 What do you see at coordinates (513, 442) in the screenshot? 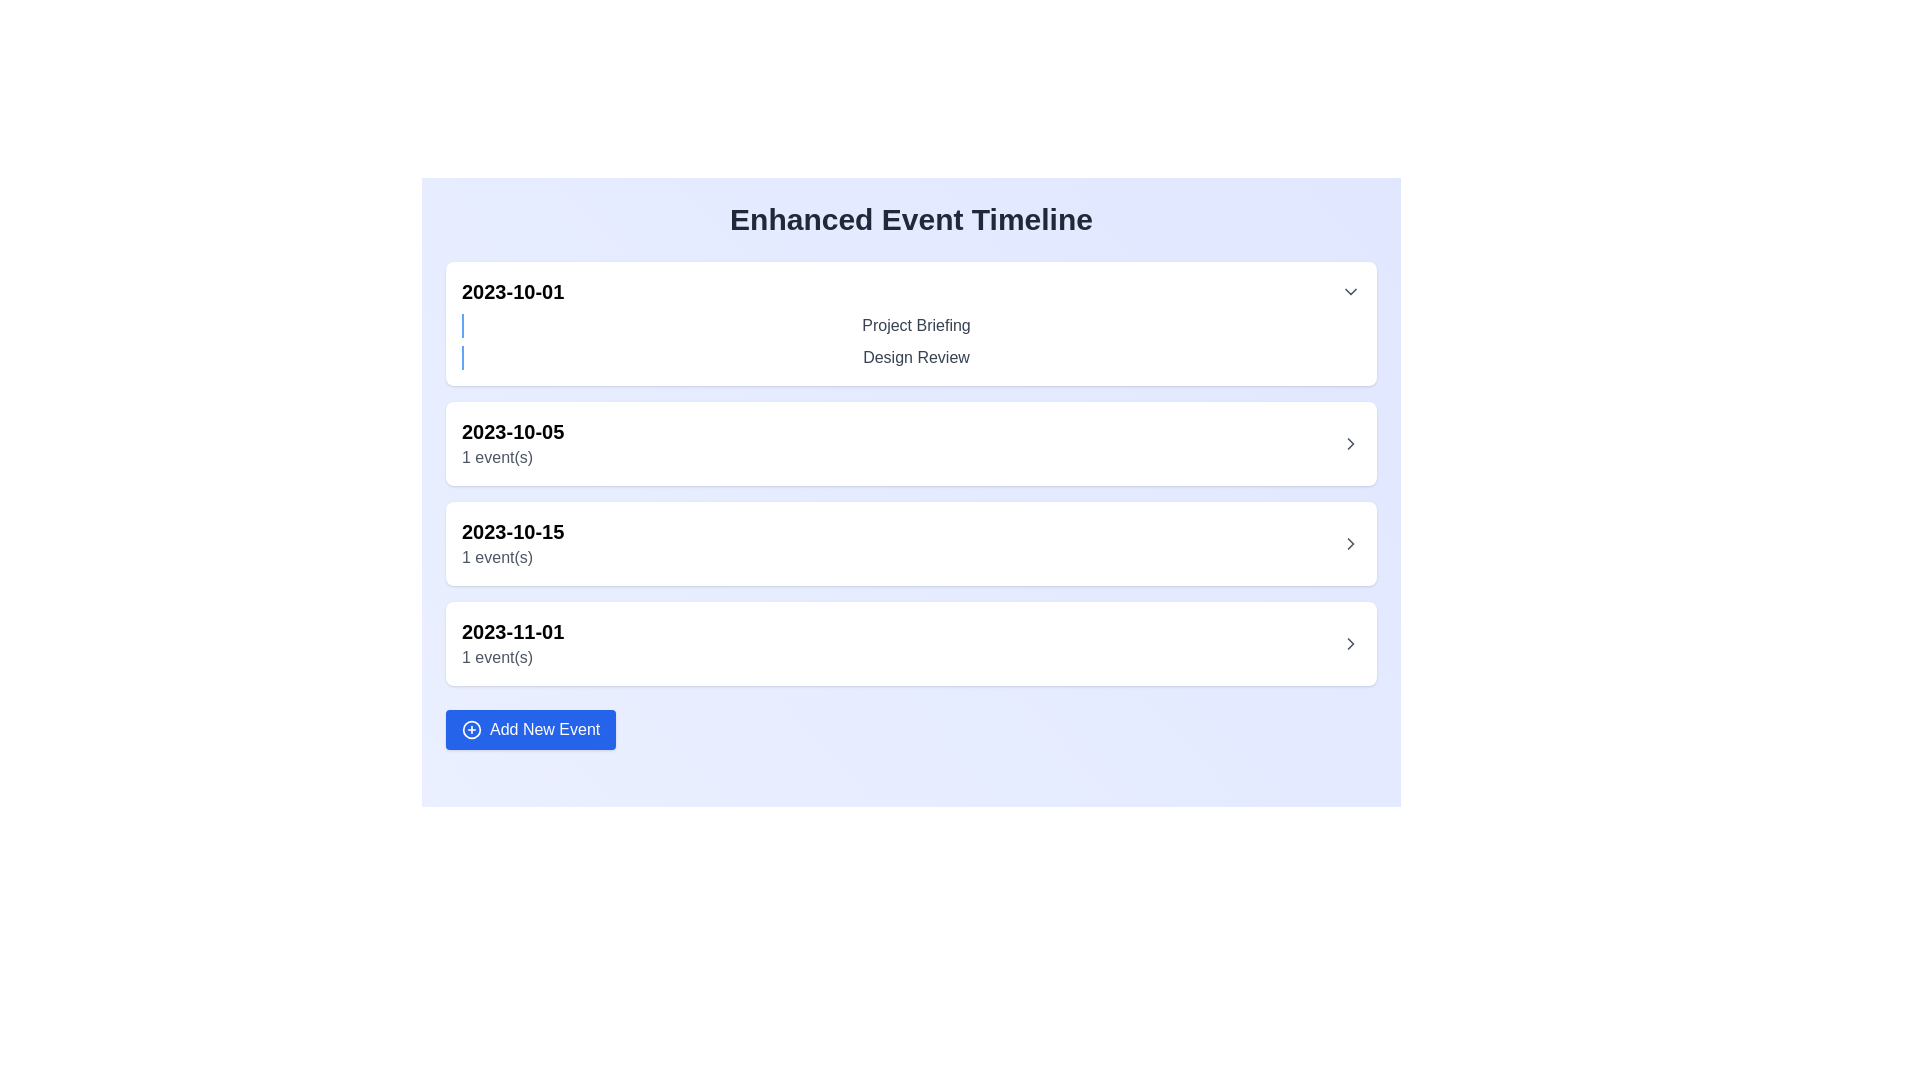
I see `the text block displaying the date '2023-10-05' and the event count '1 event(s)', which is positioned as the second entry in a vertical list` at bounding box center [513, 442].